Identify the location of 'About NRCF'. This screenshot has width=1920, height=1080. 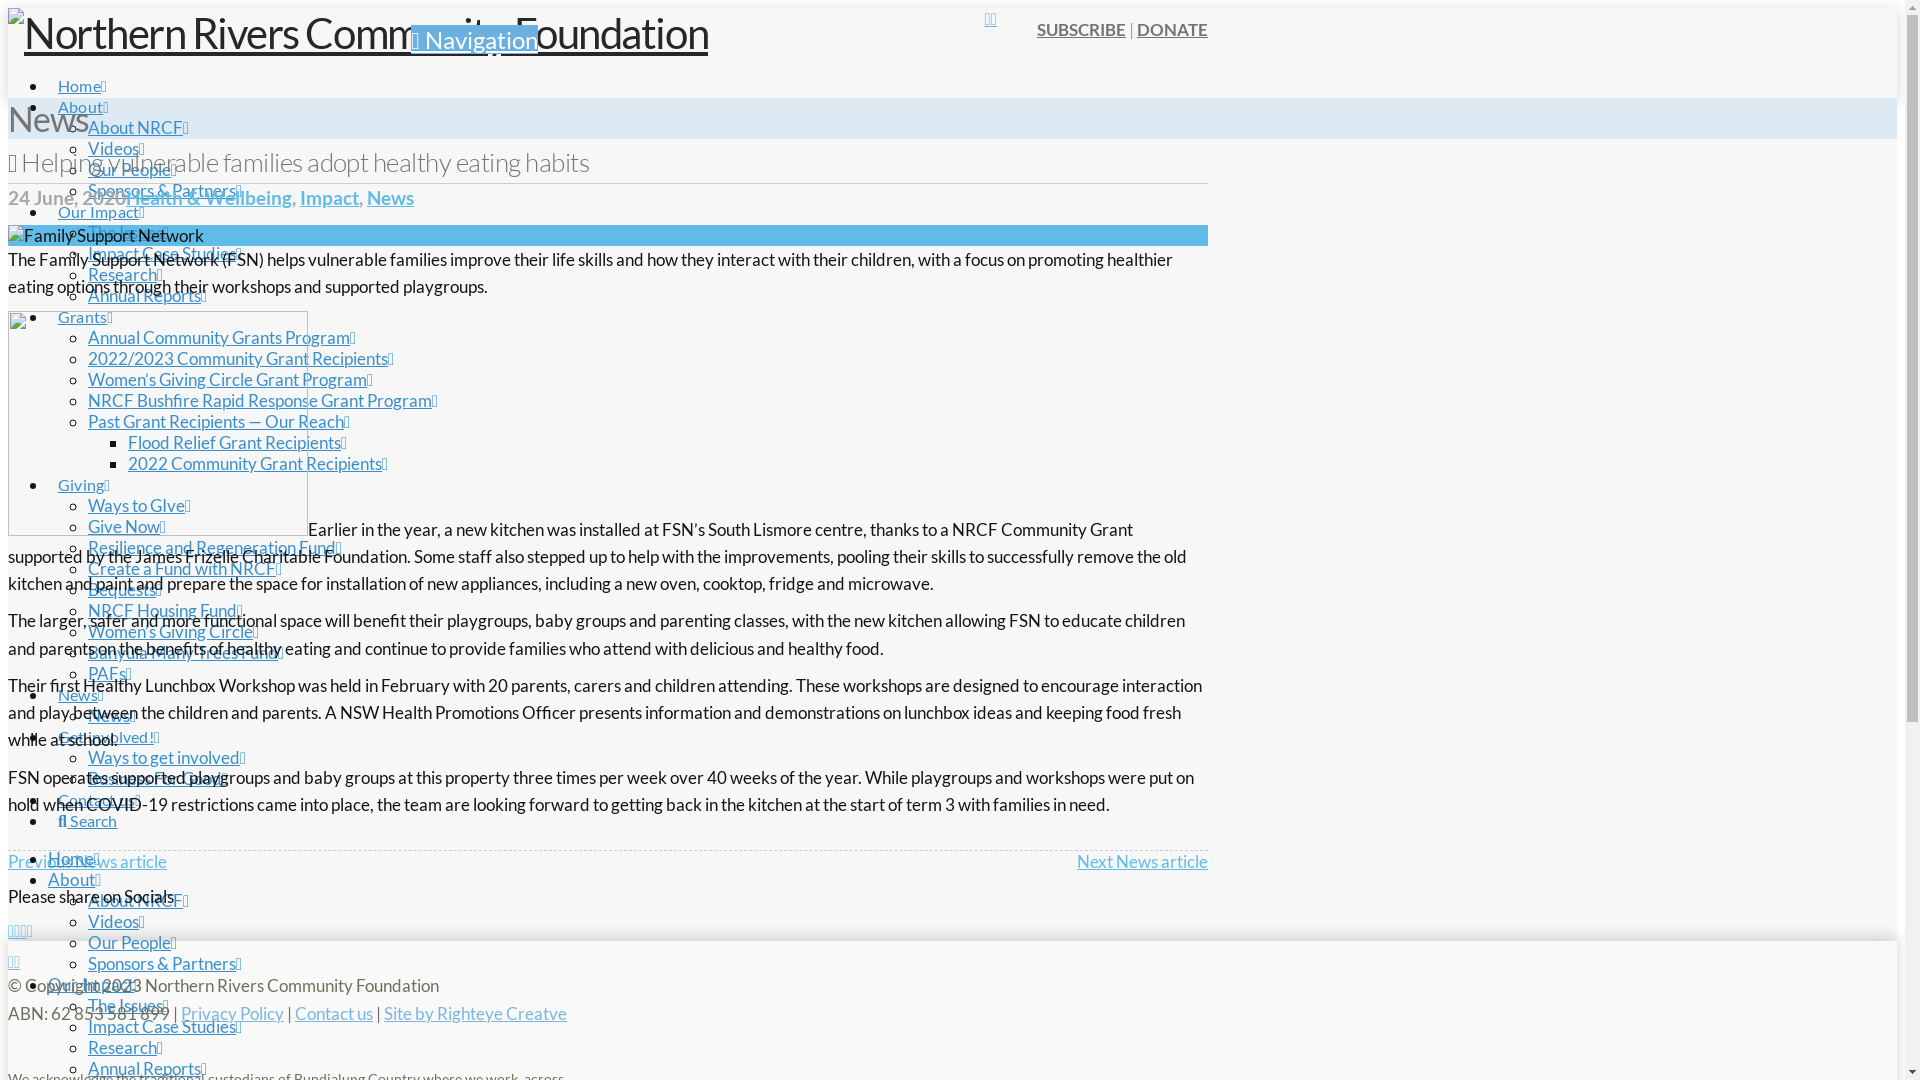
(137, 900).